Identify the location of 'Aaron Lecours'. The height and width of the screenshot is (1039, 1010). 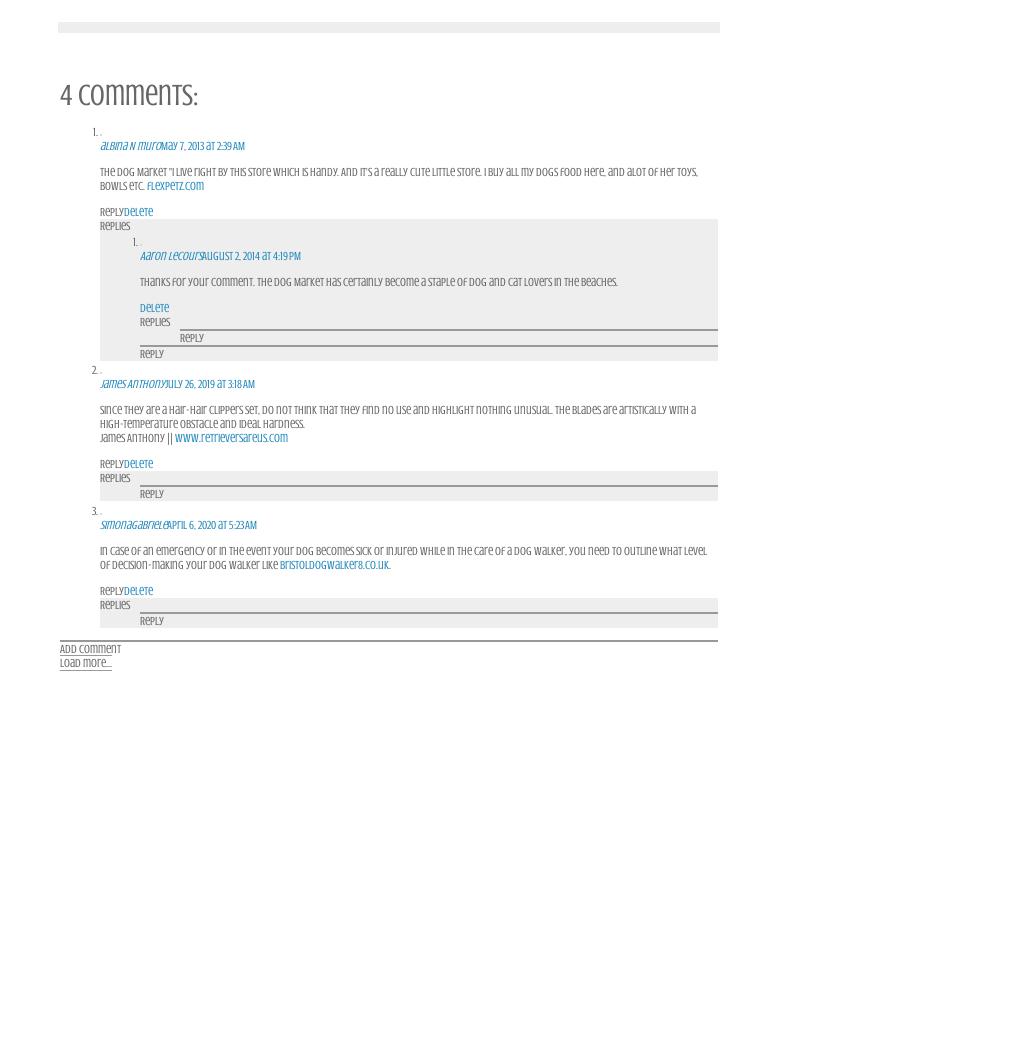
(169, 254).